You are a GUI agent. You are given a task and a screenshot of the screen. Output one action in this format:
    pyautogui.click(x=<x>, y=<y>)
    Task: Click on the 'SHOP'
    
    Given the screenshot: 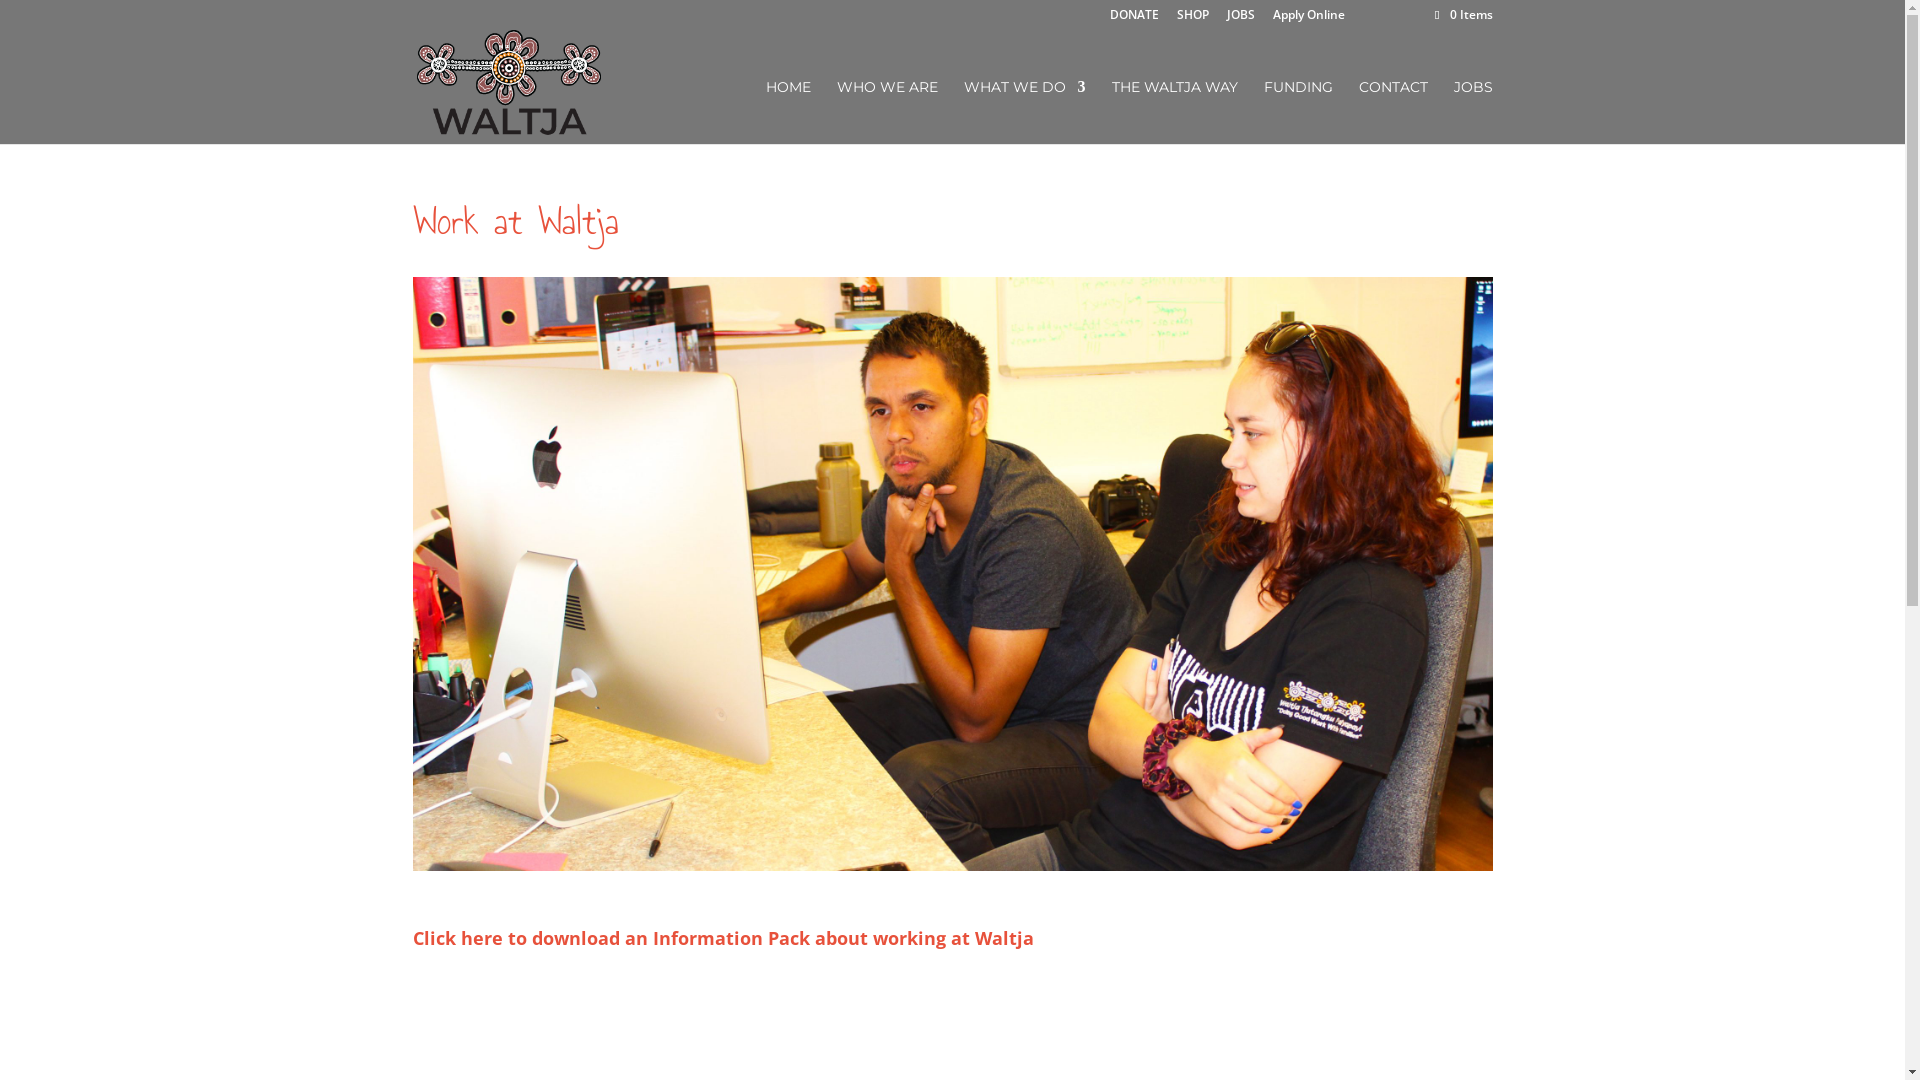 What is the action you would take?
    pyautogui.click(x=1193, y=19)
    